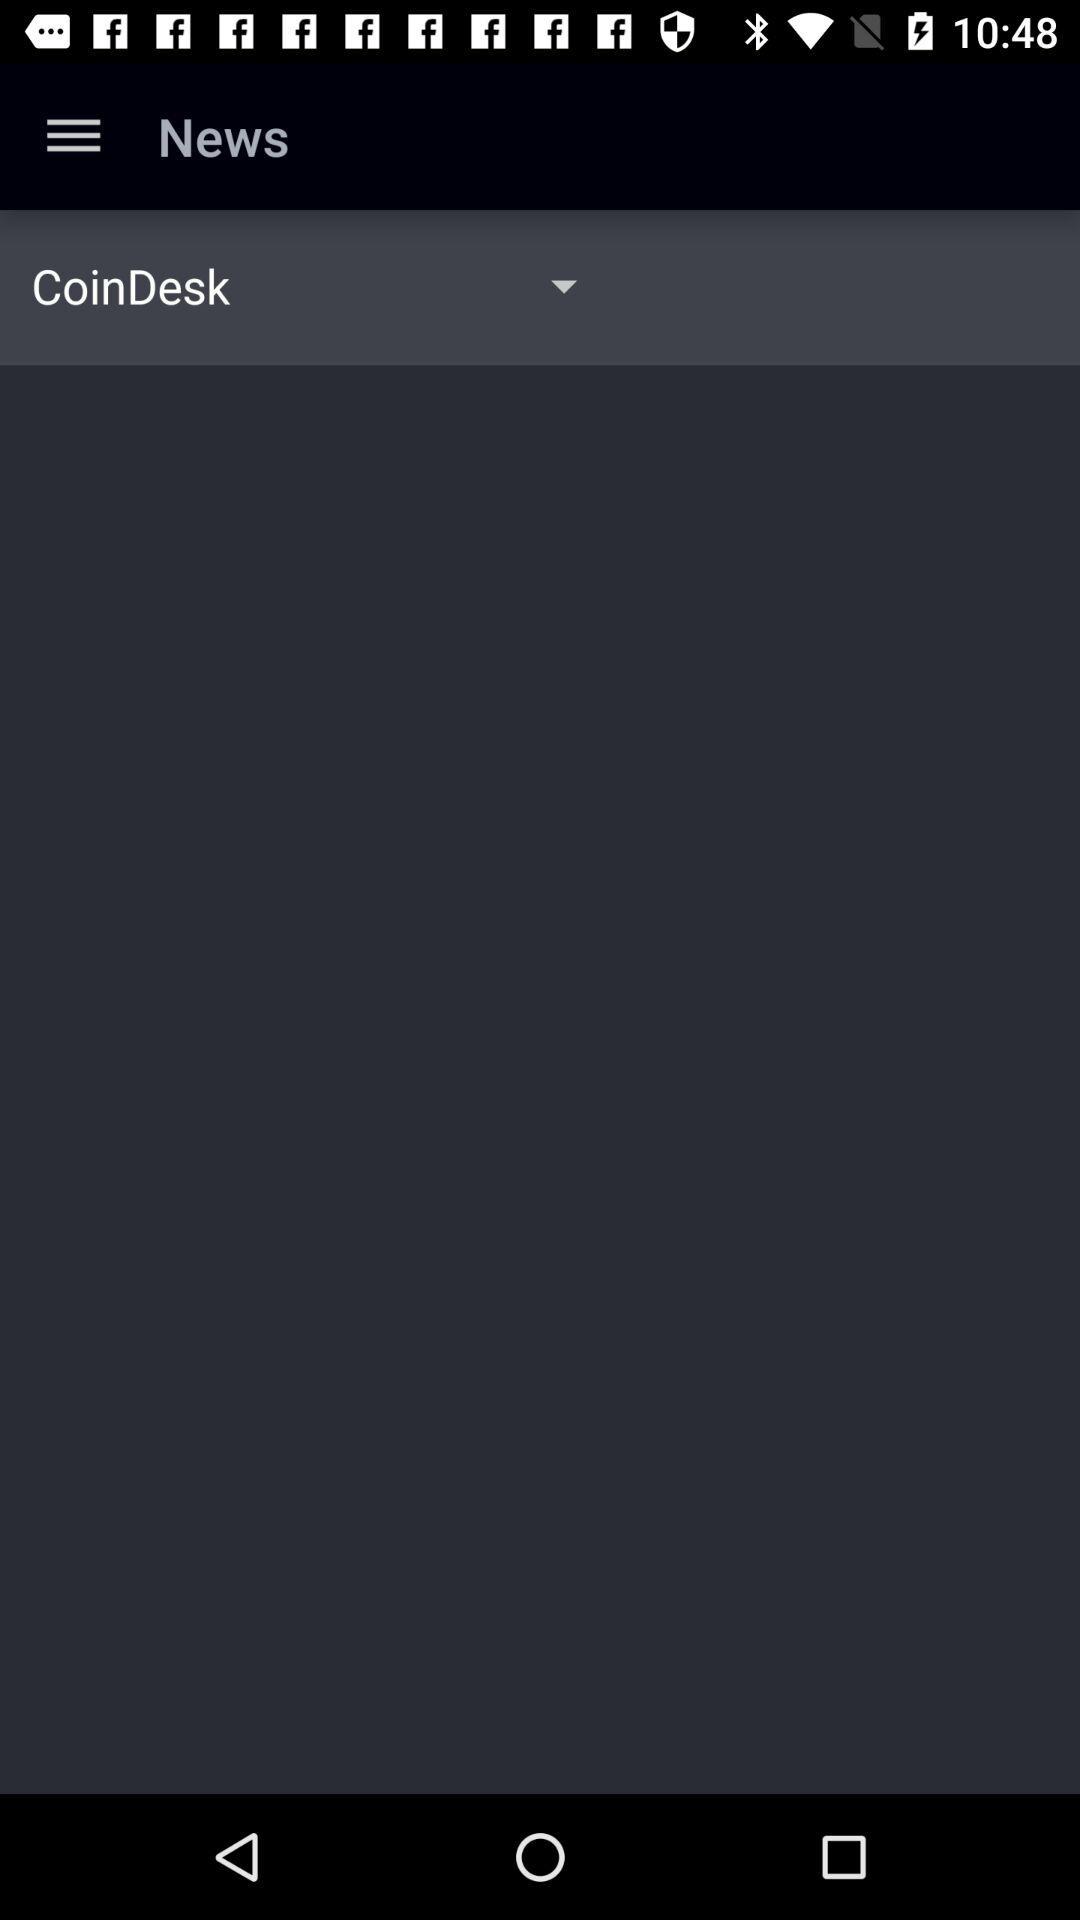 This screenshot has width=1080, height=1920. Describe the element at coordinates (72, 135) in the screenshot. I see `the app to the left of news item` at that location.